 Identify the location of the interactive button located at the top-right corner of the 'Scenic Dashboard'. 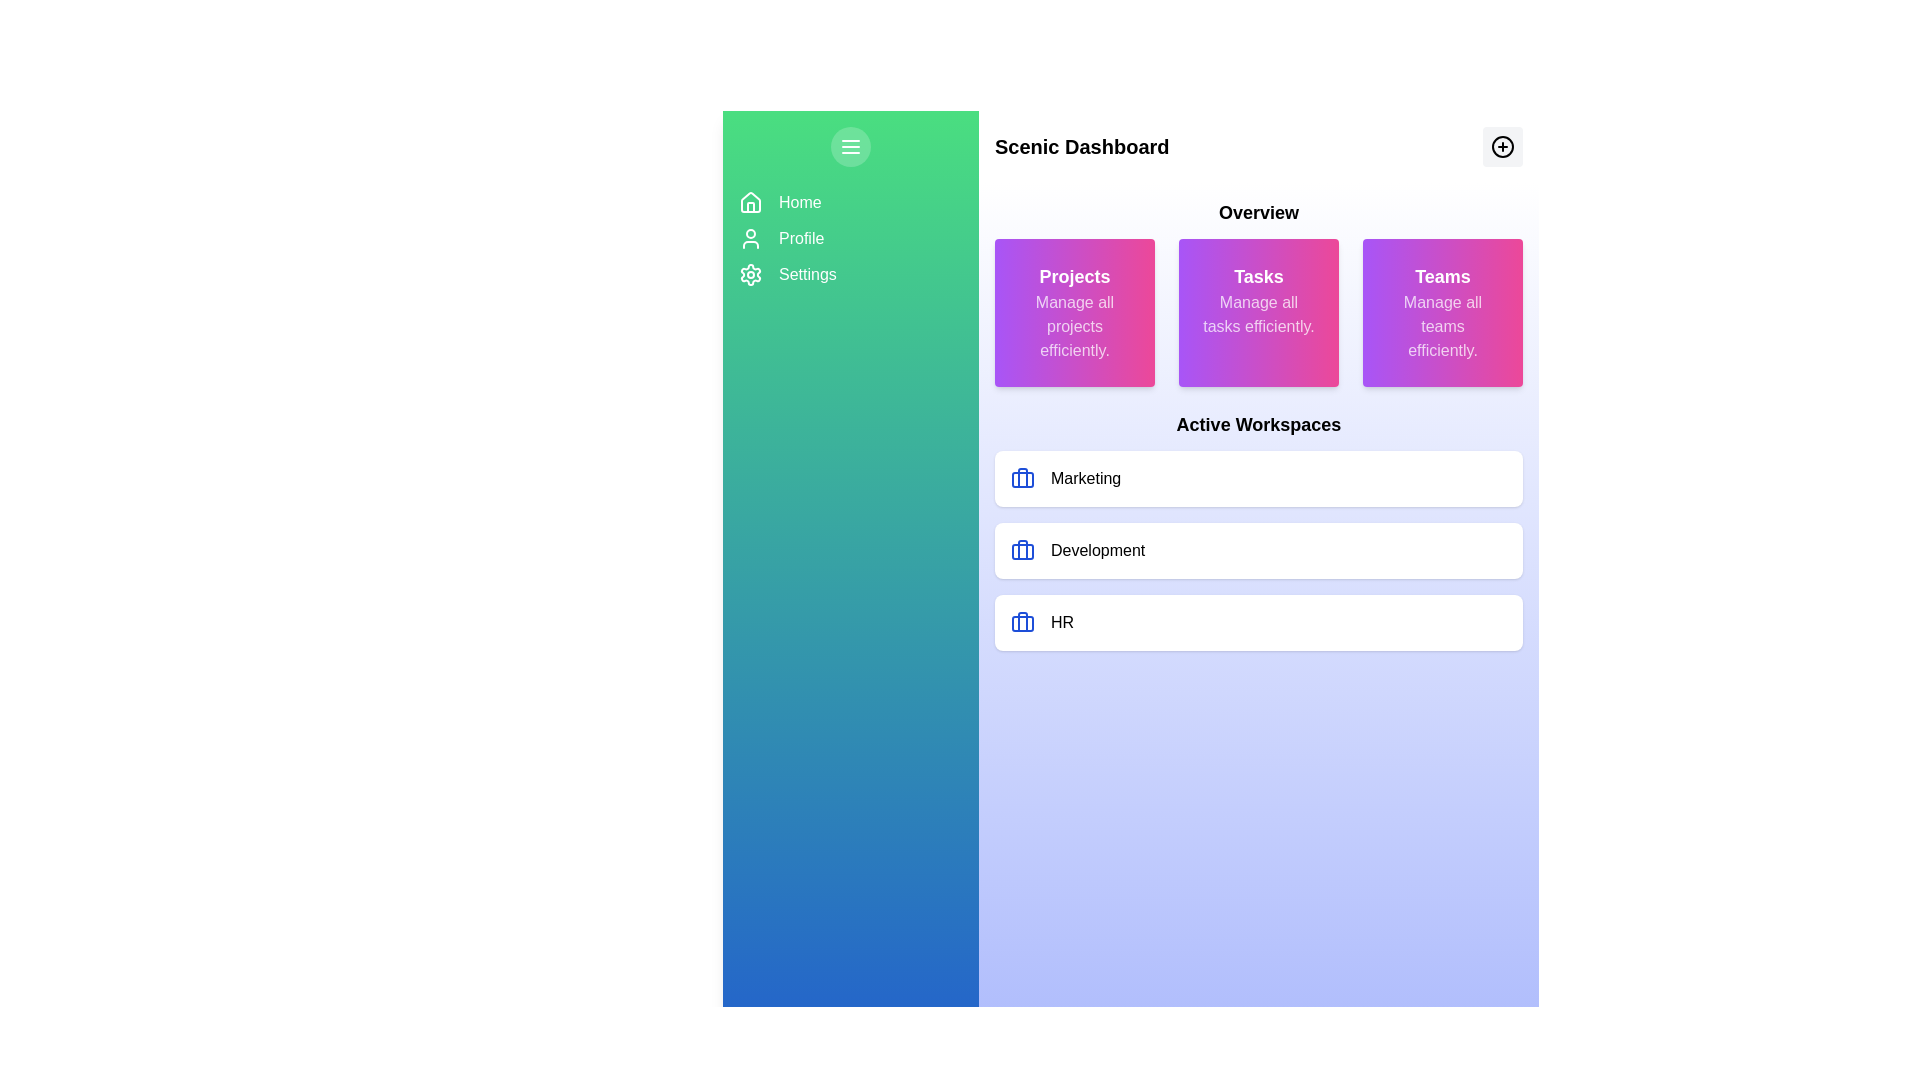
(1502, 145).